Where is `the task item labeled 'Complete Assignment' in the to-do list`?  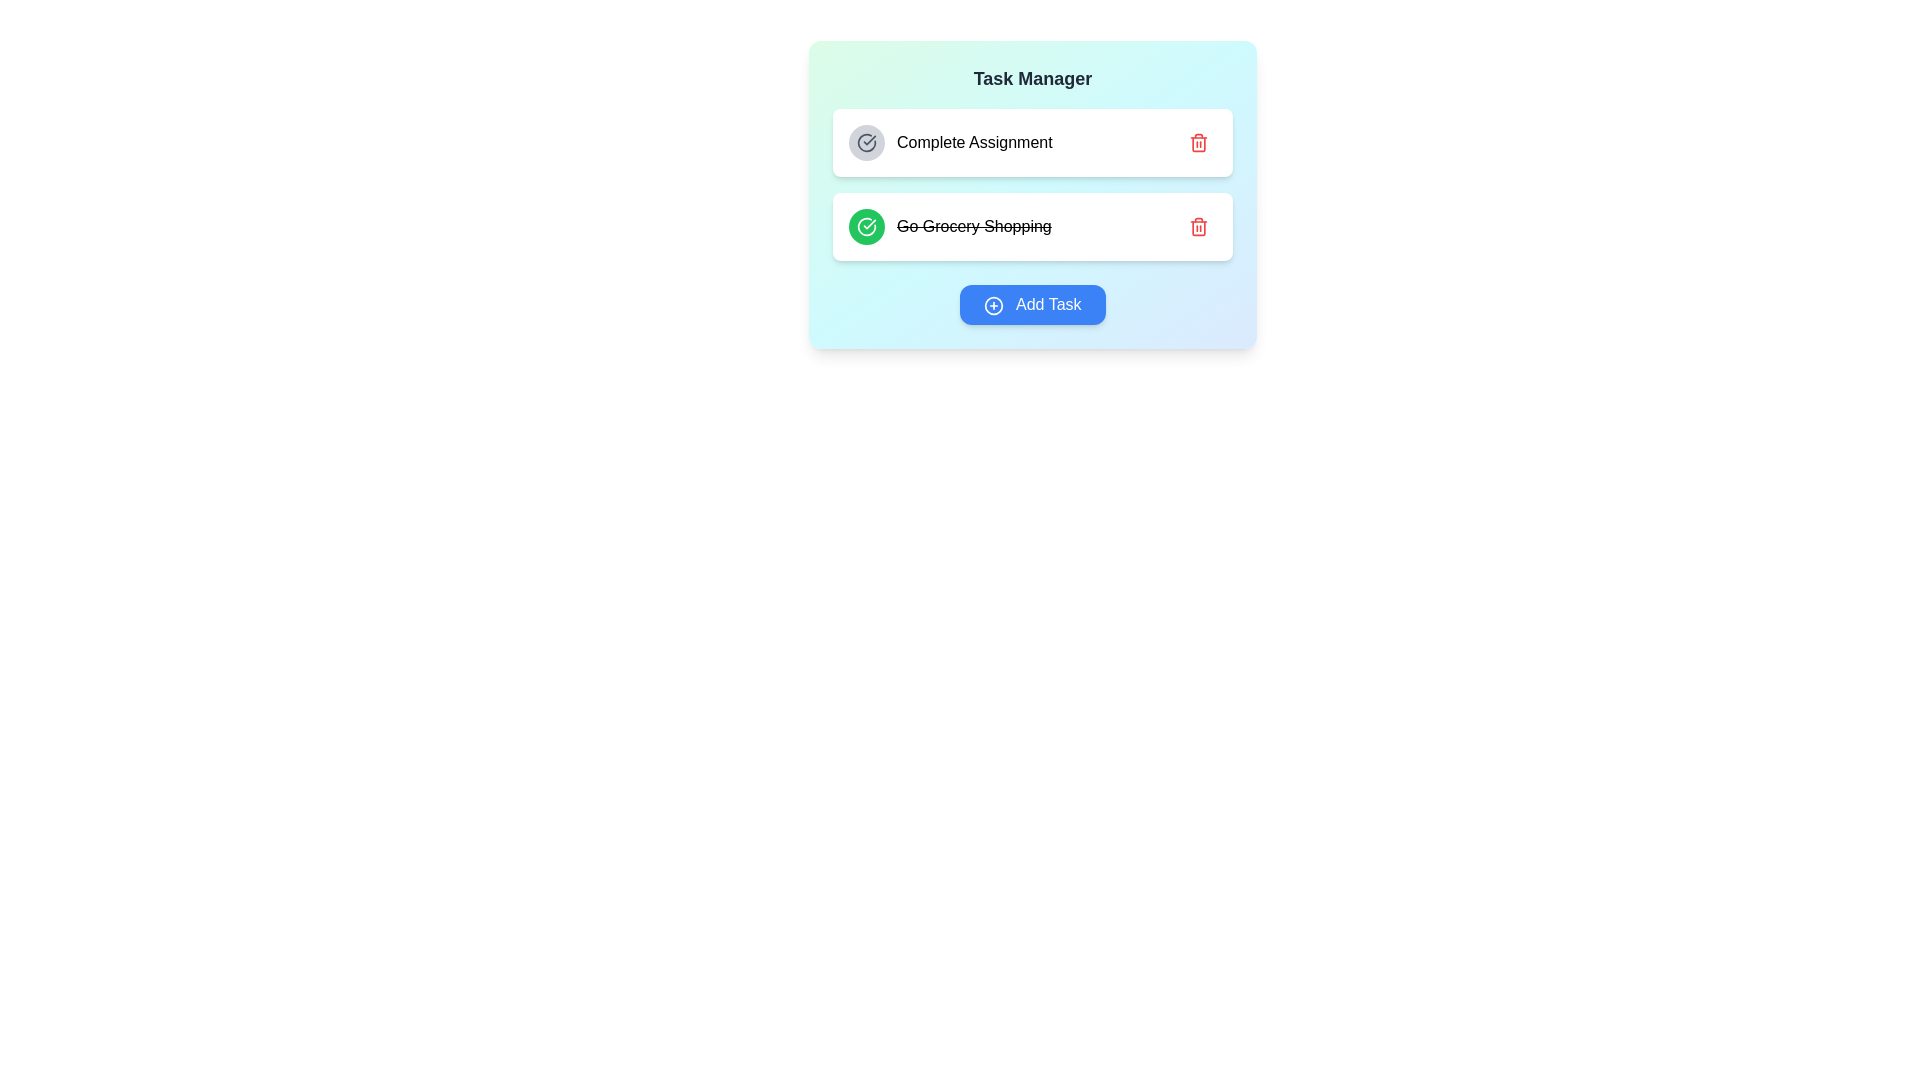 the task item labeled 'Complete Assignment' in the to-do list is located at coordinates (1032, 141).